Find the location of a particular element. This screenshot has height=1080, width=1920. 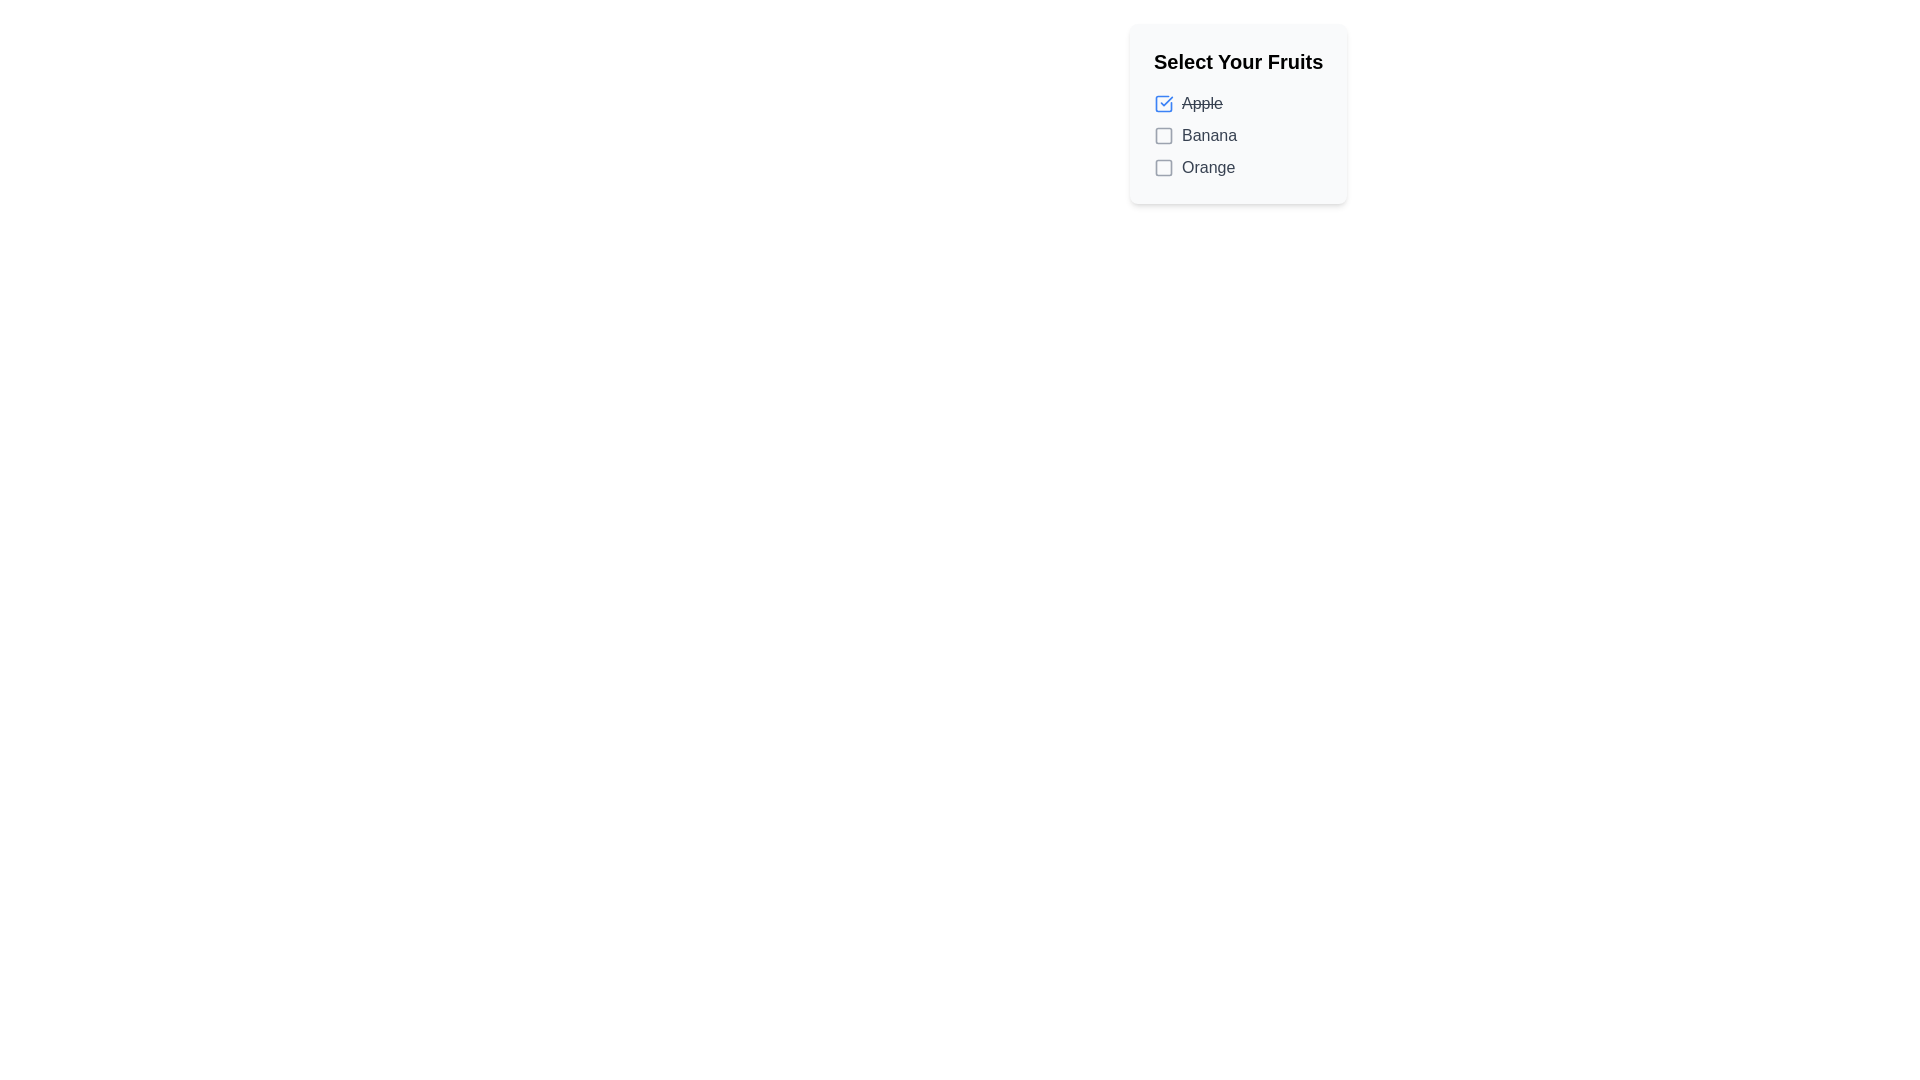

the text label indicating an unavailable fruit selection in the 'Select Your Fruits' list, which is the first item next to a blue-checked checkbox is located at coordinates (1201, 104).